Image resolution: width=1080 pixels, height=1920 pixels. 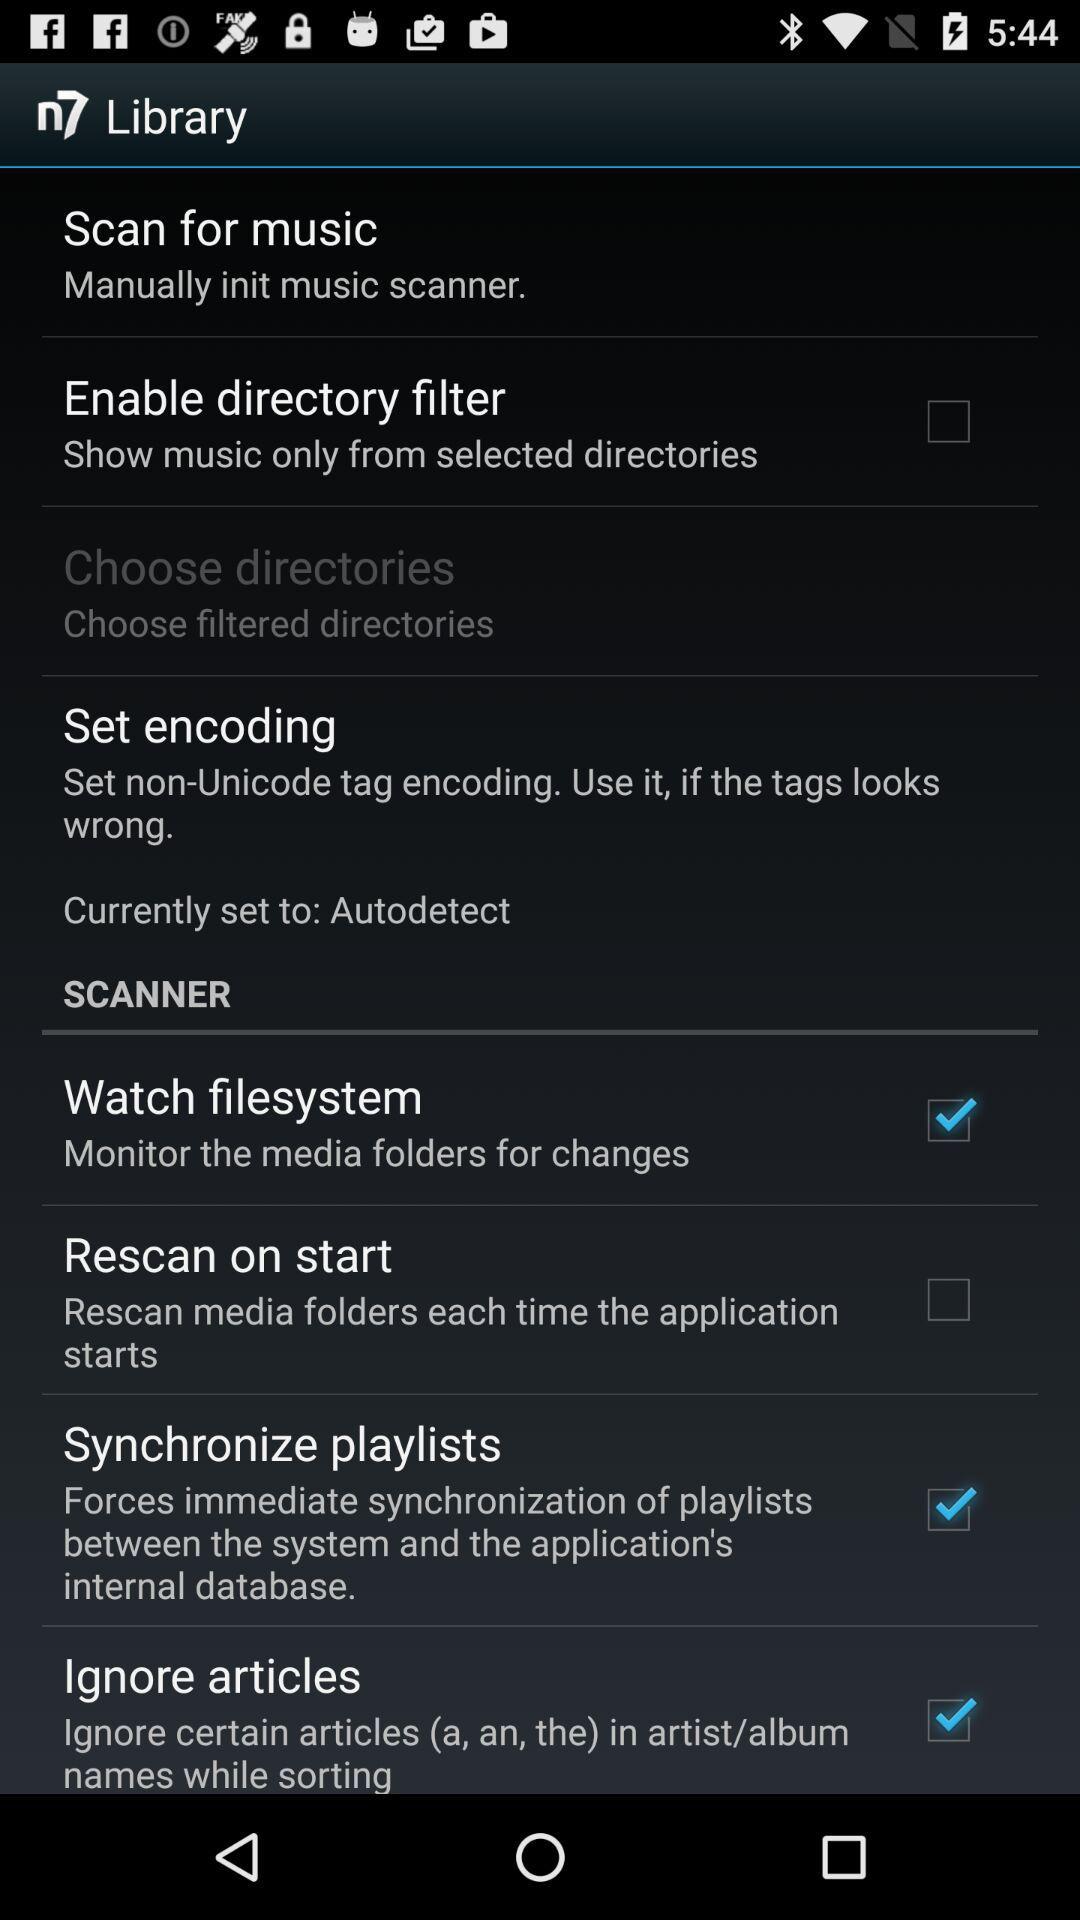 What do you see at coordinates (226, 1252) in the screenshot?
I see `the item below monitor the media icon` at bounding box center [226, 1252].